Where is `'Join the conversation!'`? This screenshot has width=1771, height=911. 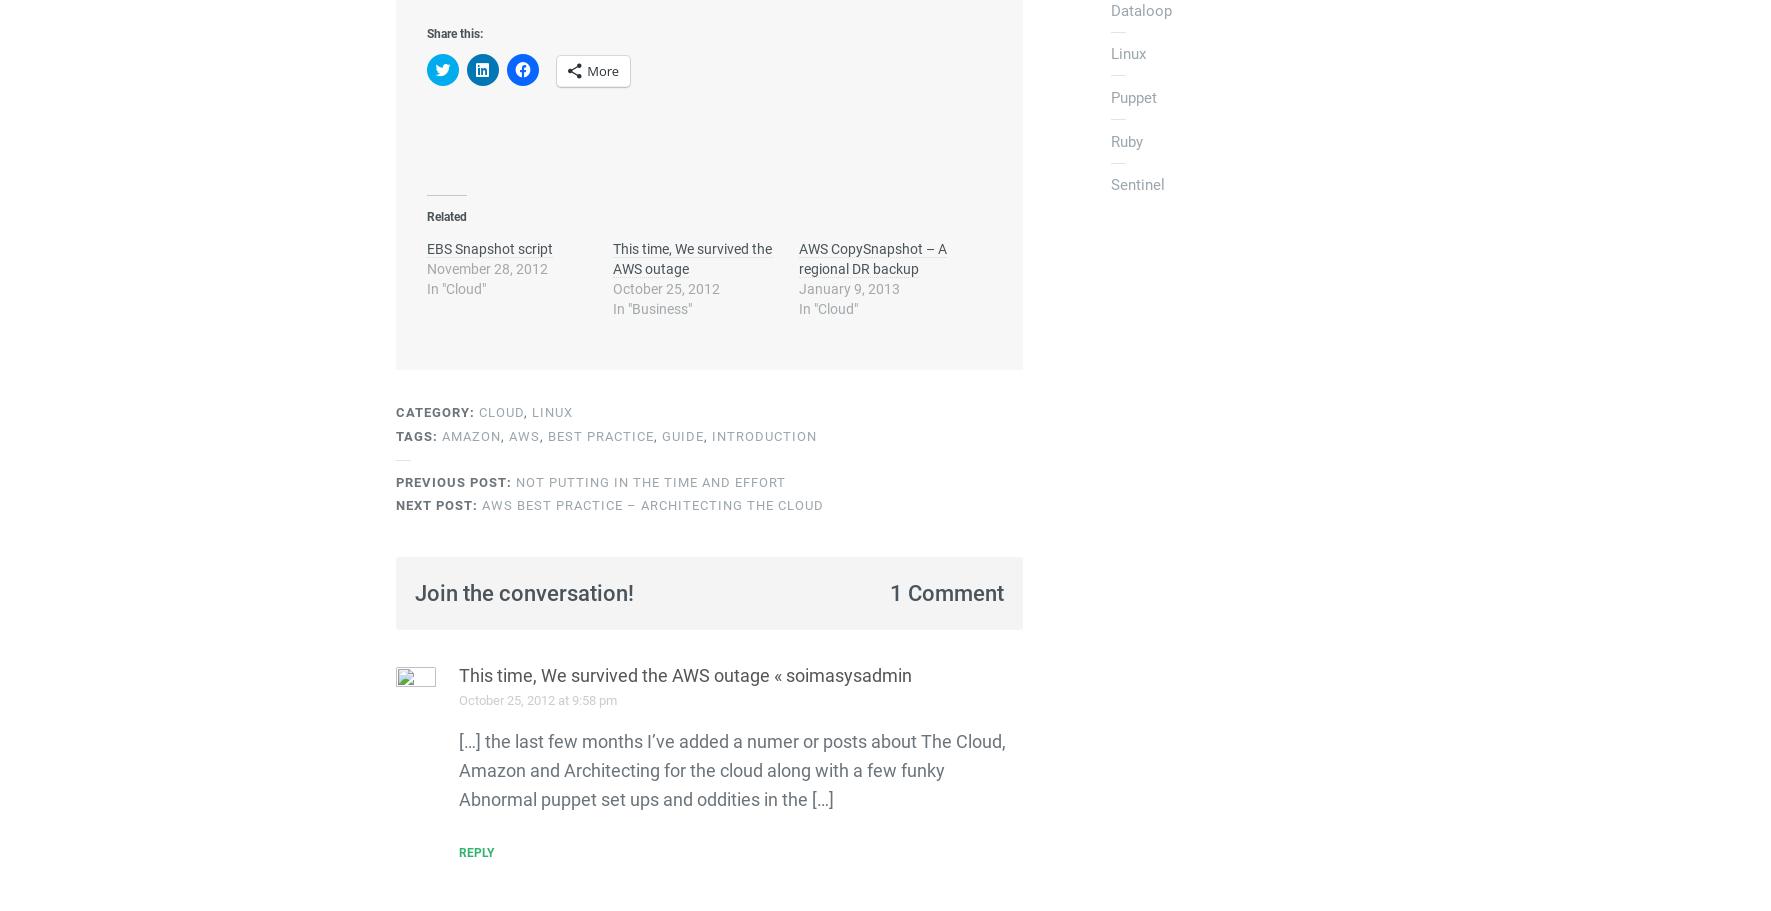
'Join the conversation!' is located at coordinates (522, 592).